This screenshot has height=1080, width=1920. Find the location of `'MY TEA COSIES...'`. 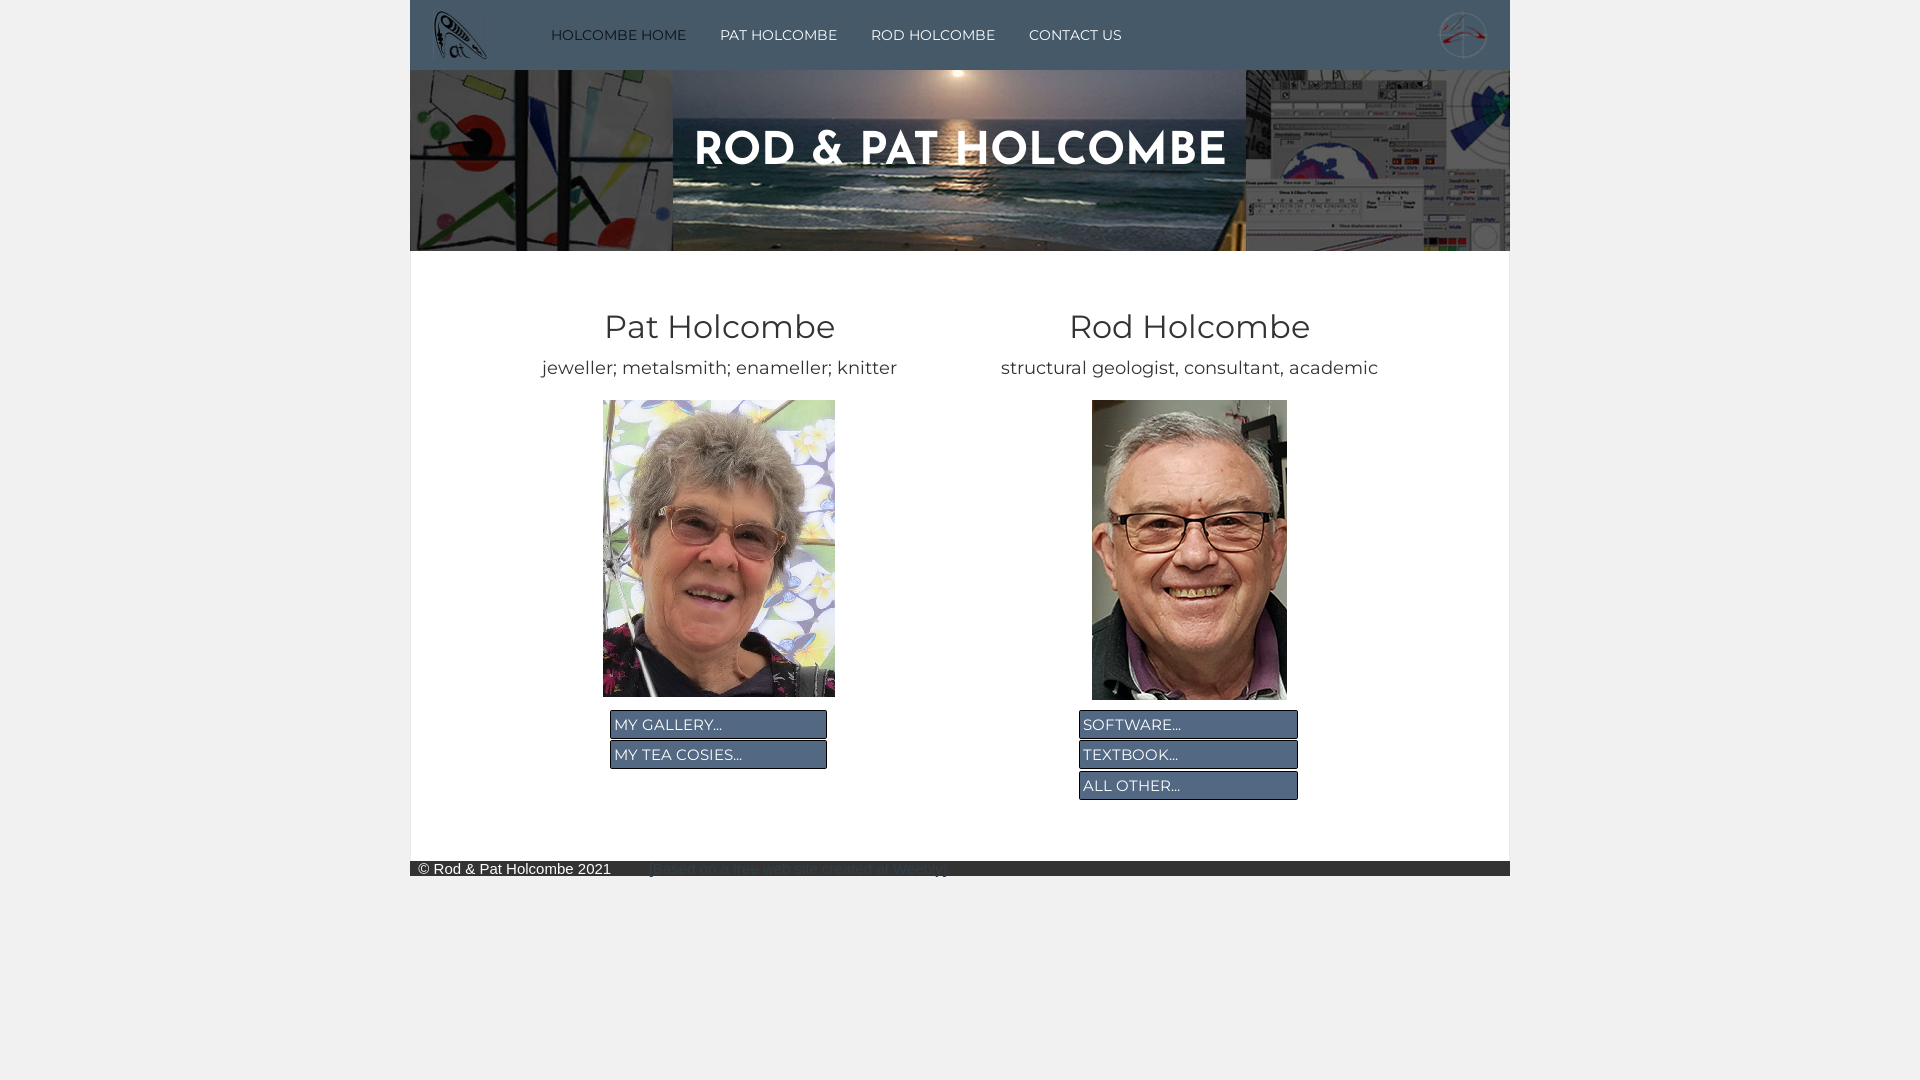

'MY TEA COSIES...' is located at coordinates (608, 754).